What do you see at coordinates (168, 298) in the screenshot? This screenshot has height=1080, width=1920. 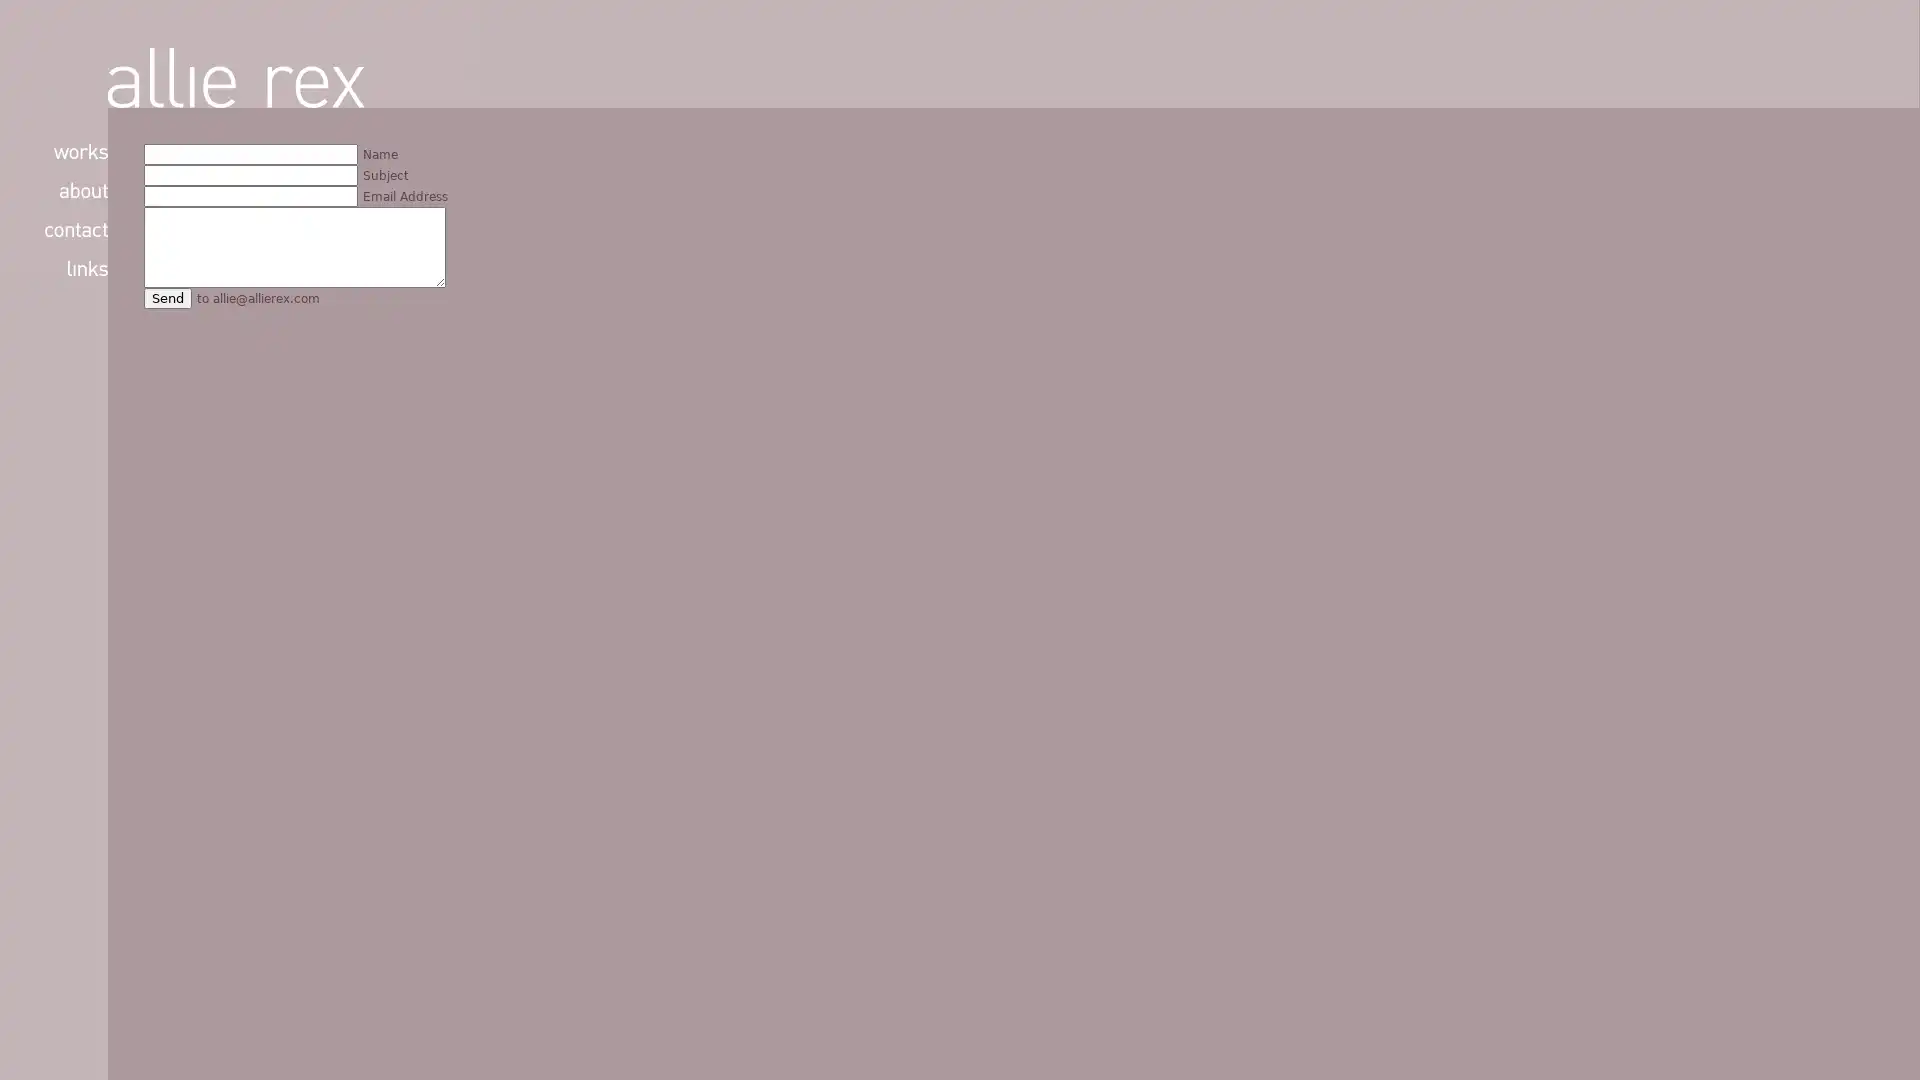 I see `Send` at bounding box center [168, 298].